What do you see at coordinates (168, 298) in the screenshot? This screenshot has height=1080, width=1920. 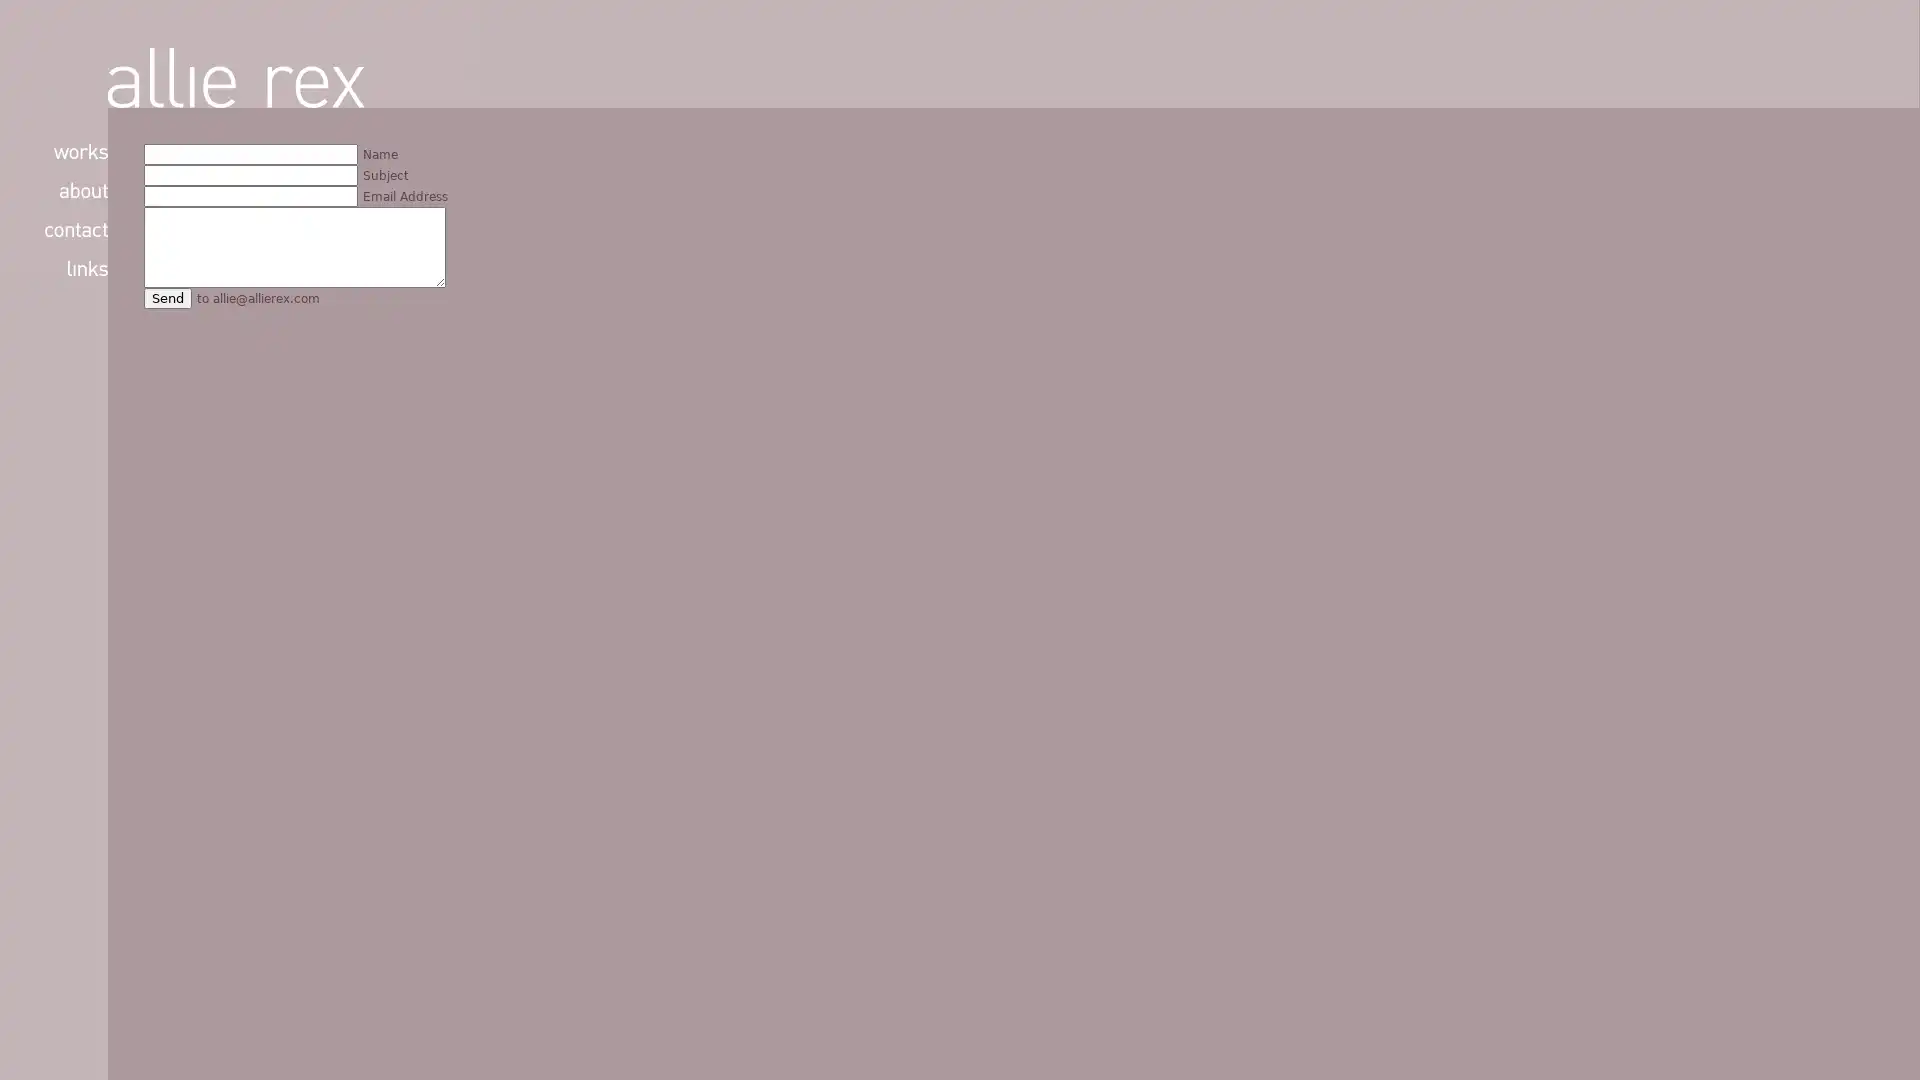 I see `Send` at bounding box center [168, 298].